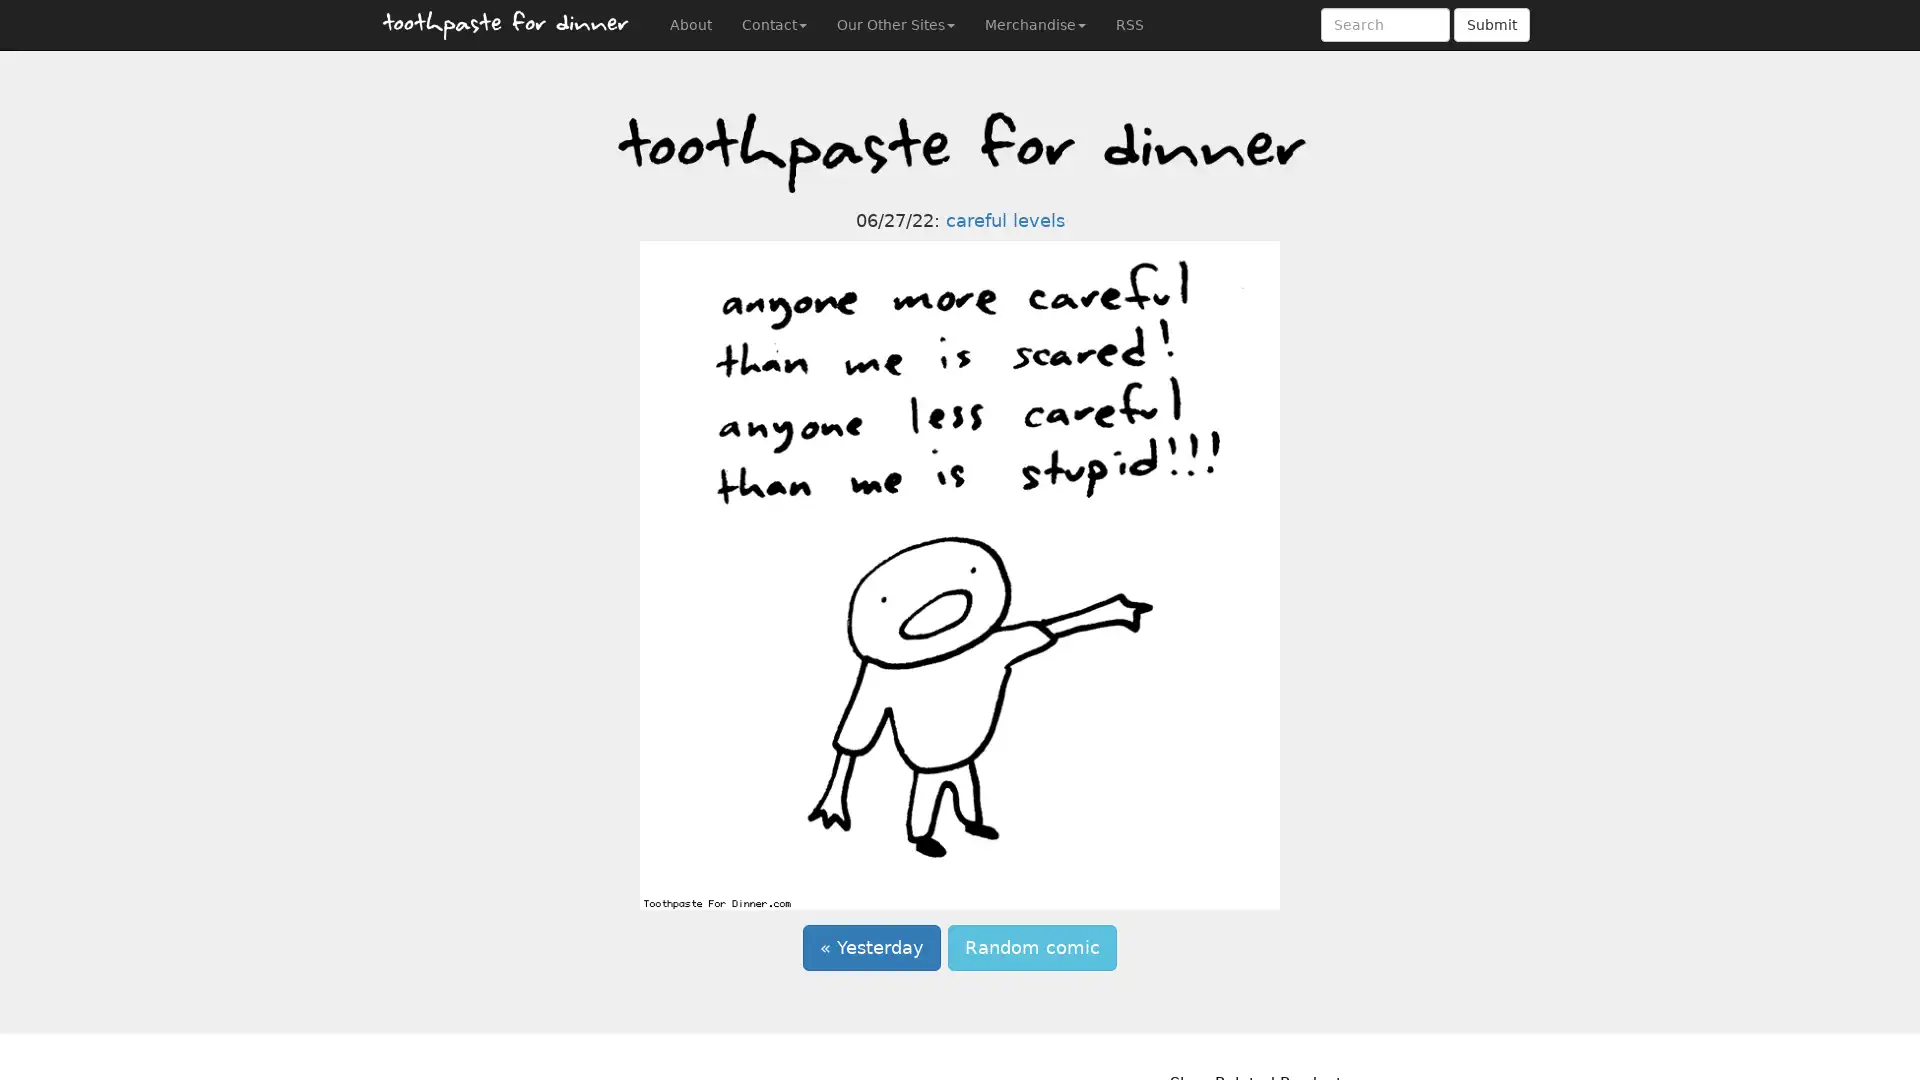 This screenshot has height=1080, width=1920. I want to click on Submit, so click(1492, 24).